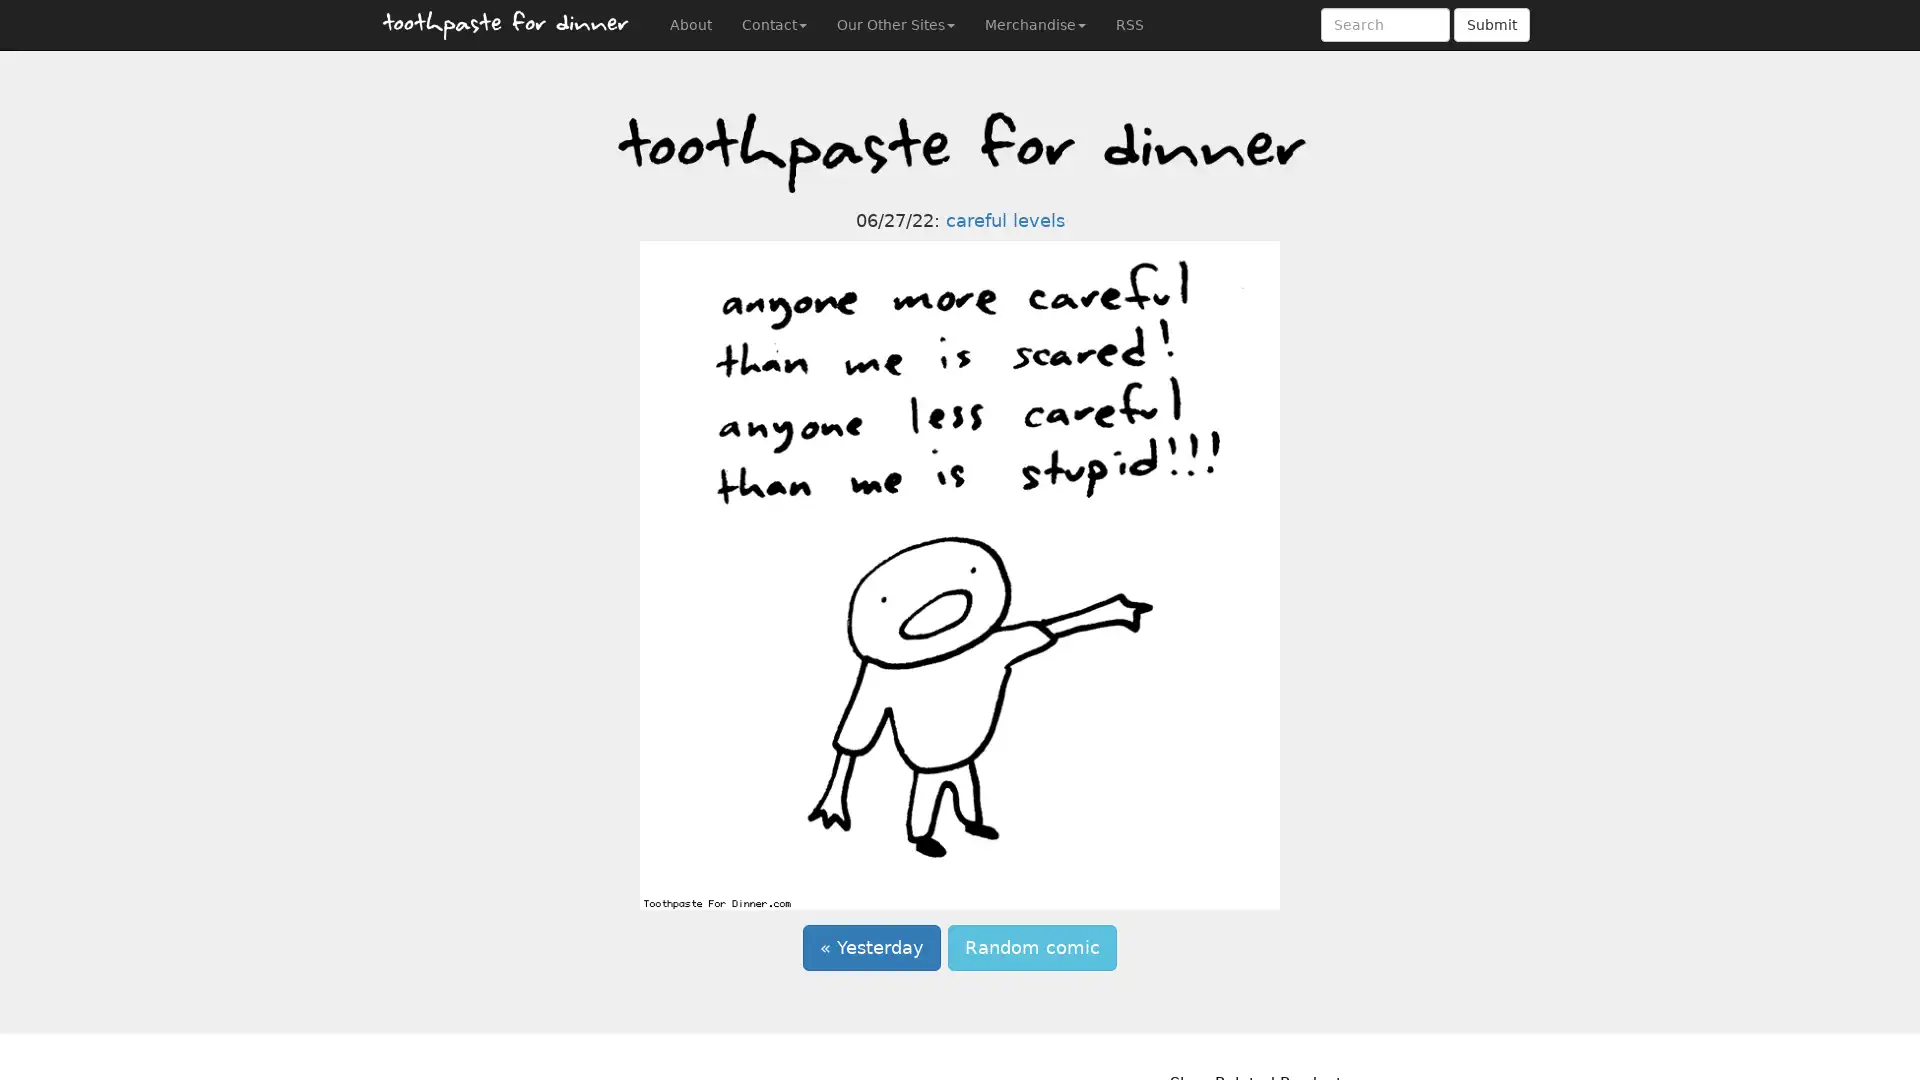 This screenshot has height=1080, width=1920. I want to click on Submit, so click(1492, 24).